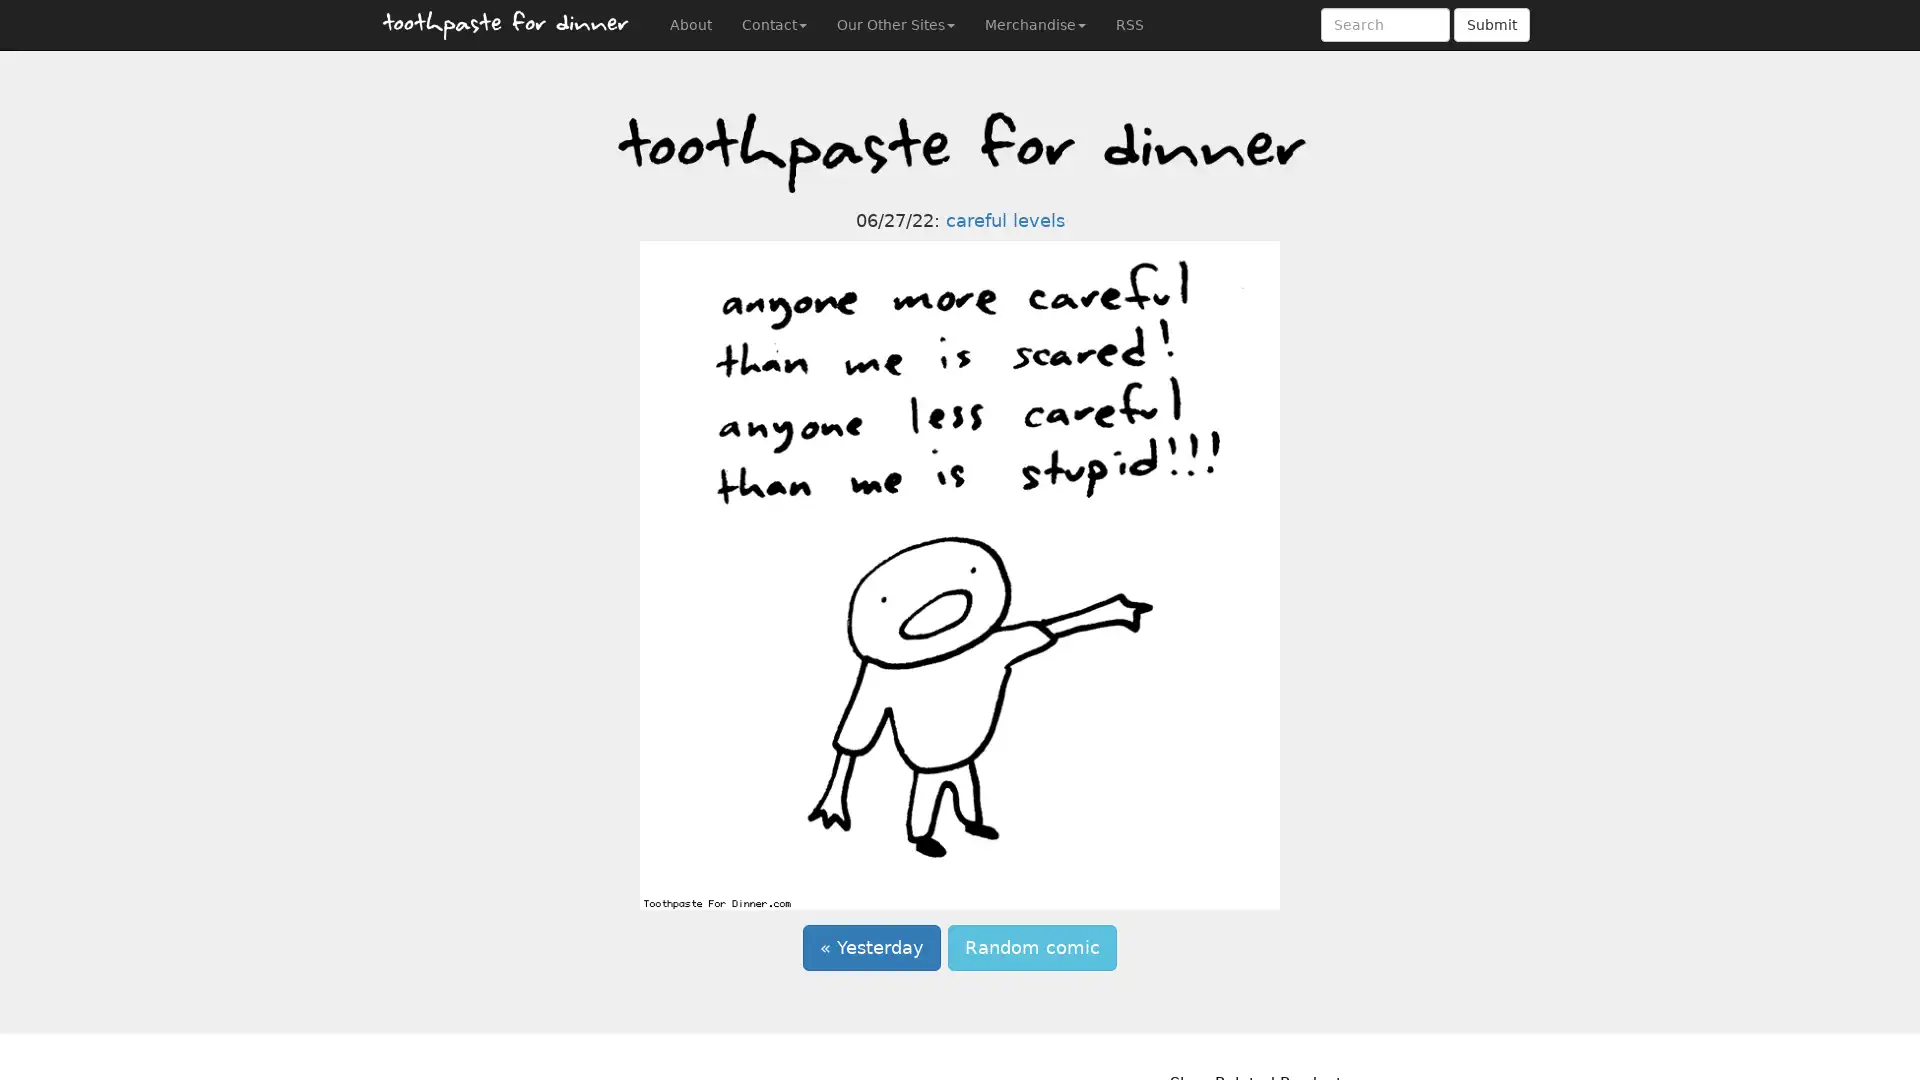 This screenshot has height=1080, width=1920. I want to click on Submit, so click(1492, 24).